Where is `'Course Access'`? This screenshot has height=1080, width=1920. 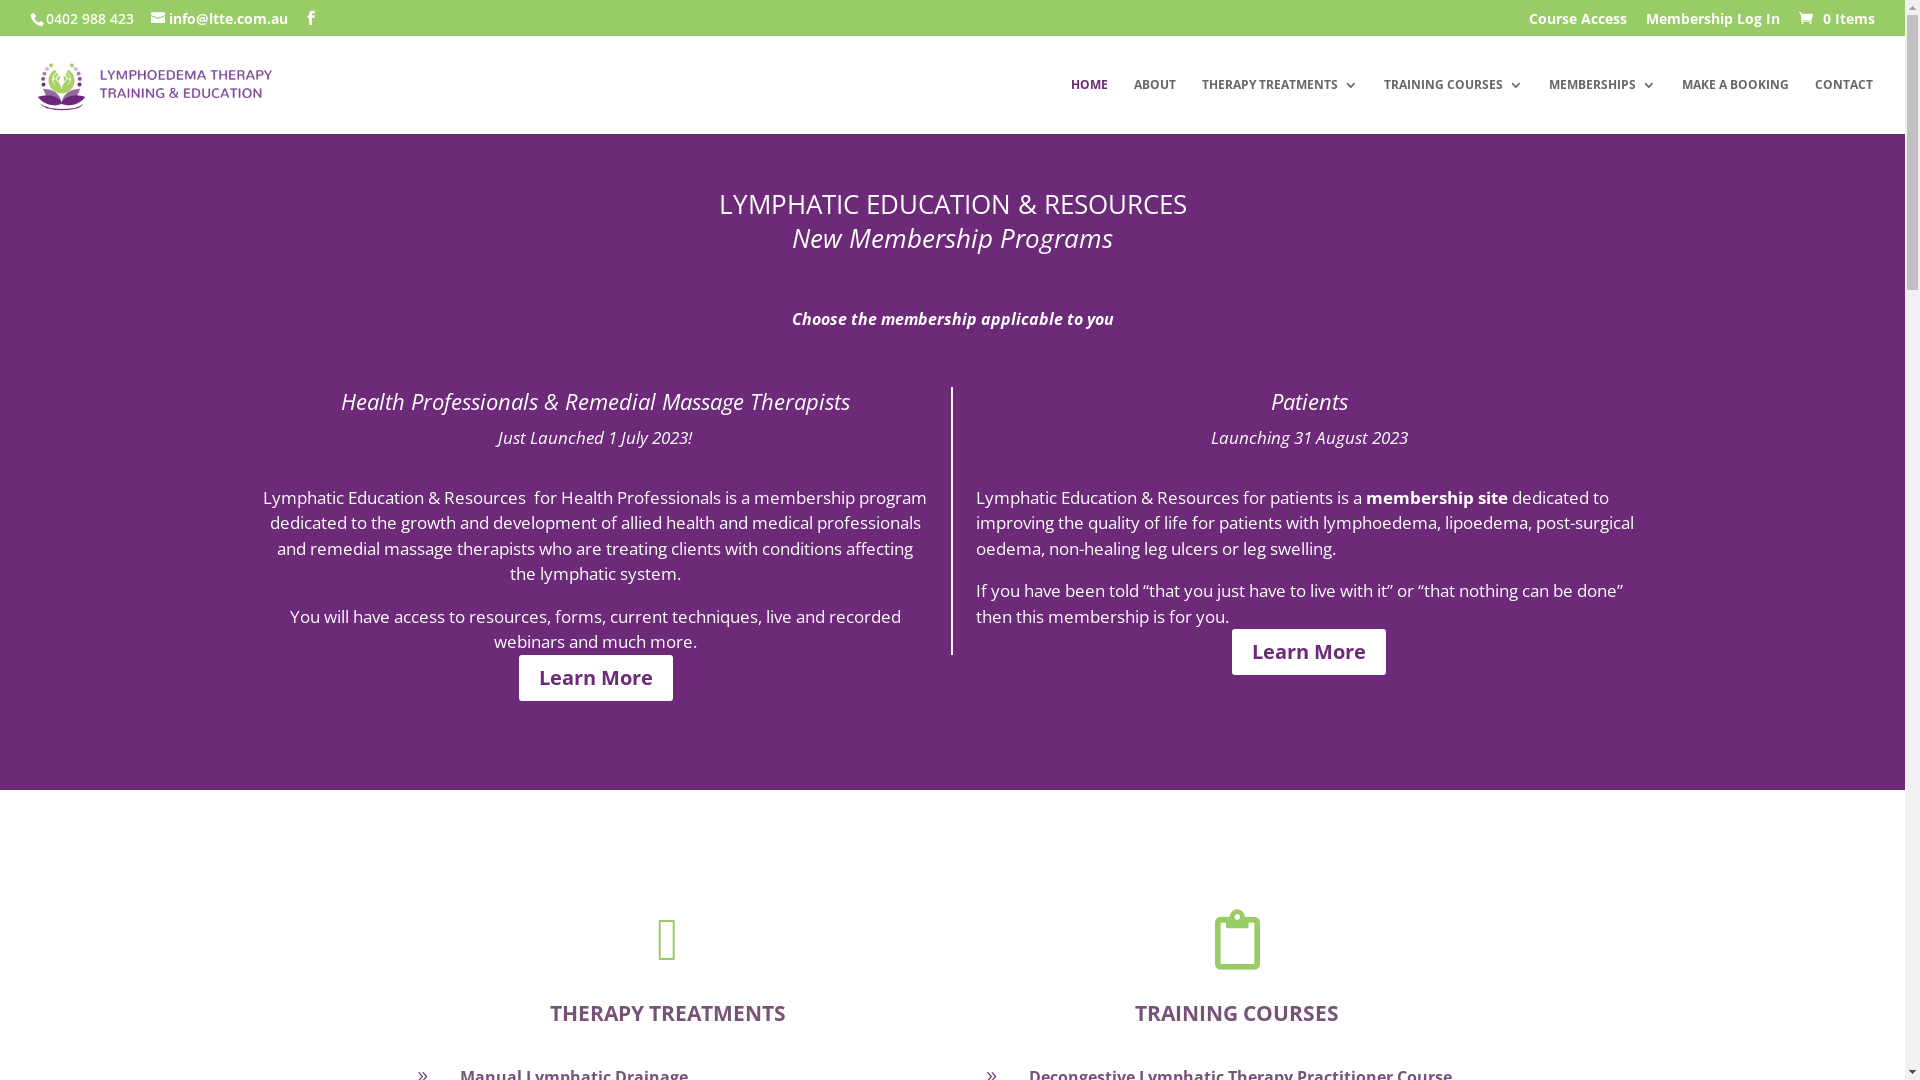
'Course Access' is located at coordinates (1577, 24).